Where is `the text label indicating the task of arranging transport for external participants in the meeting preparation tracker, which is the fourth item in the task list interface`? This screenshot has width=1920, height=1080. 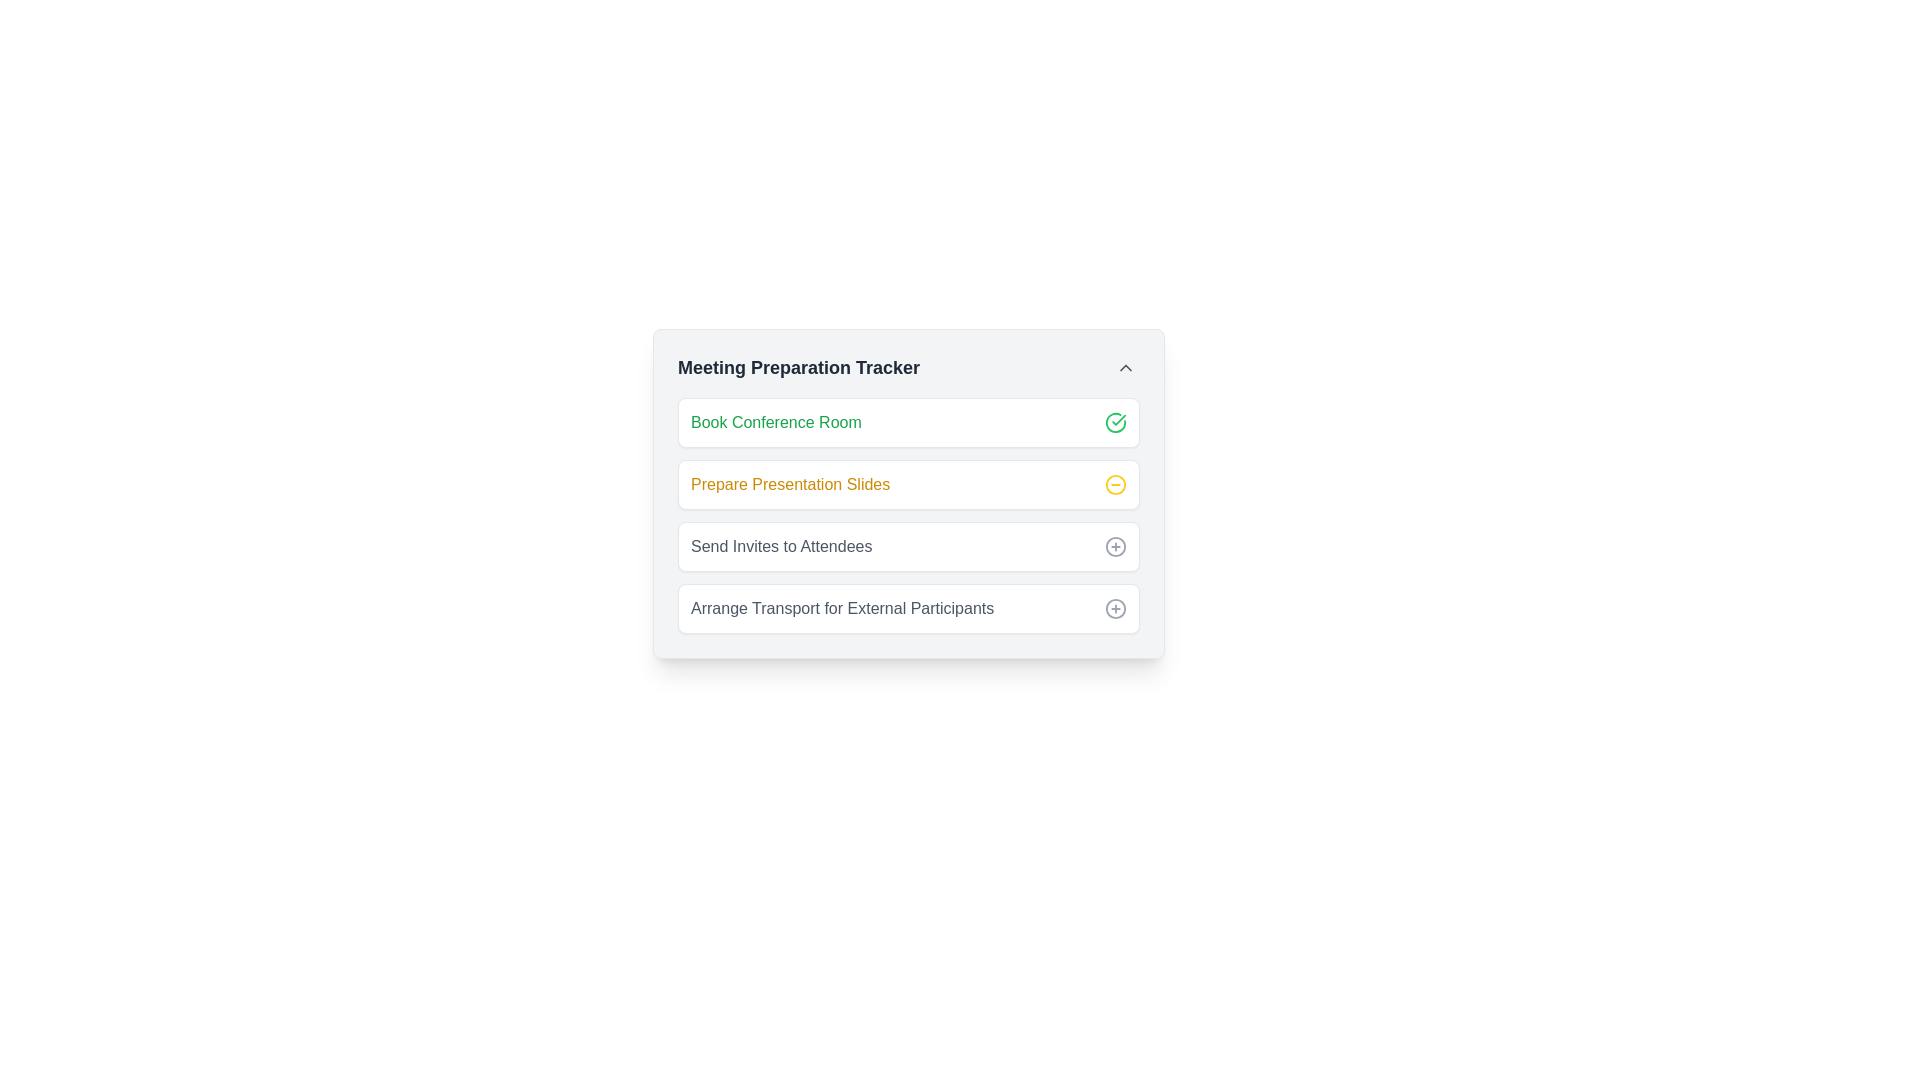
the text label indicating the task of arranging transport for external participants in the meeting preparation tracker, which is the fourth item in the task list interface is located at coordinates (842, 608).